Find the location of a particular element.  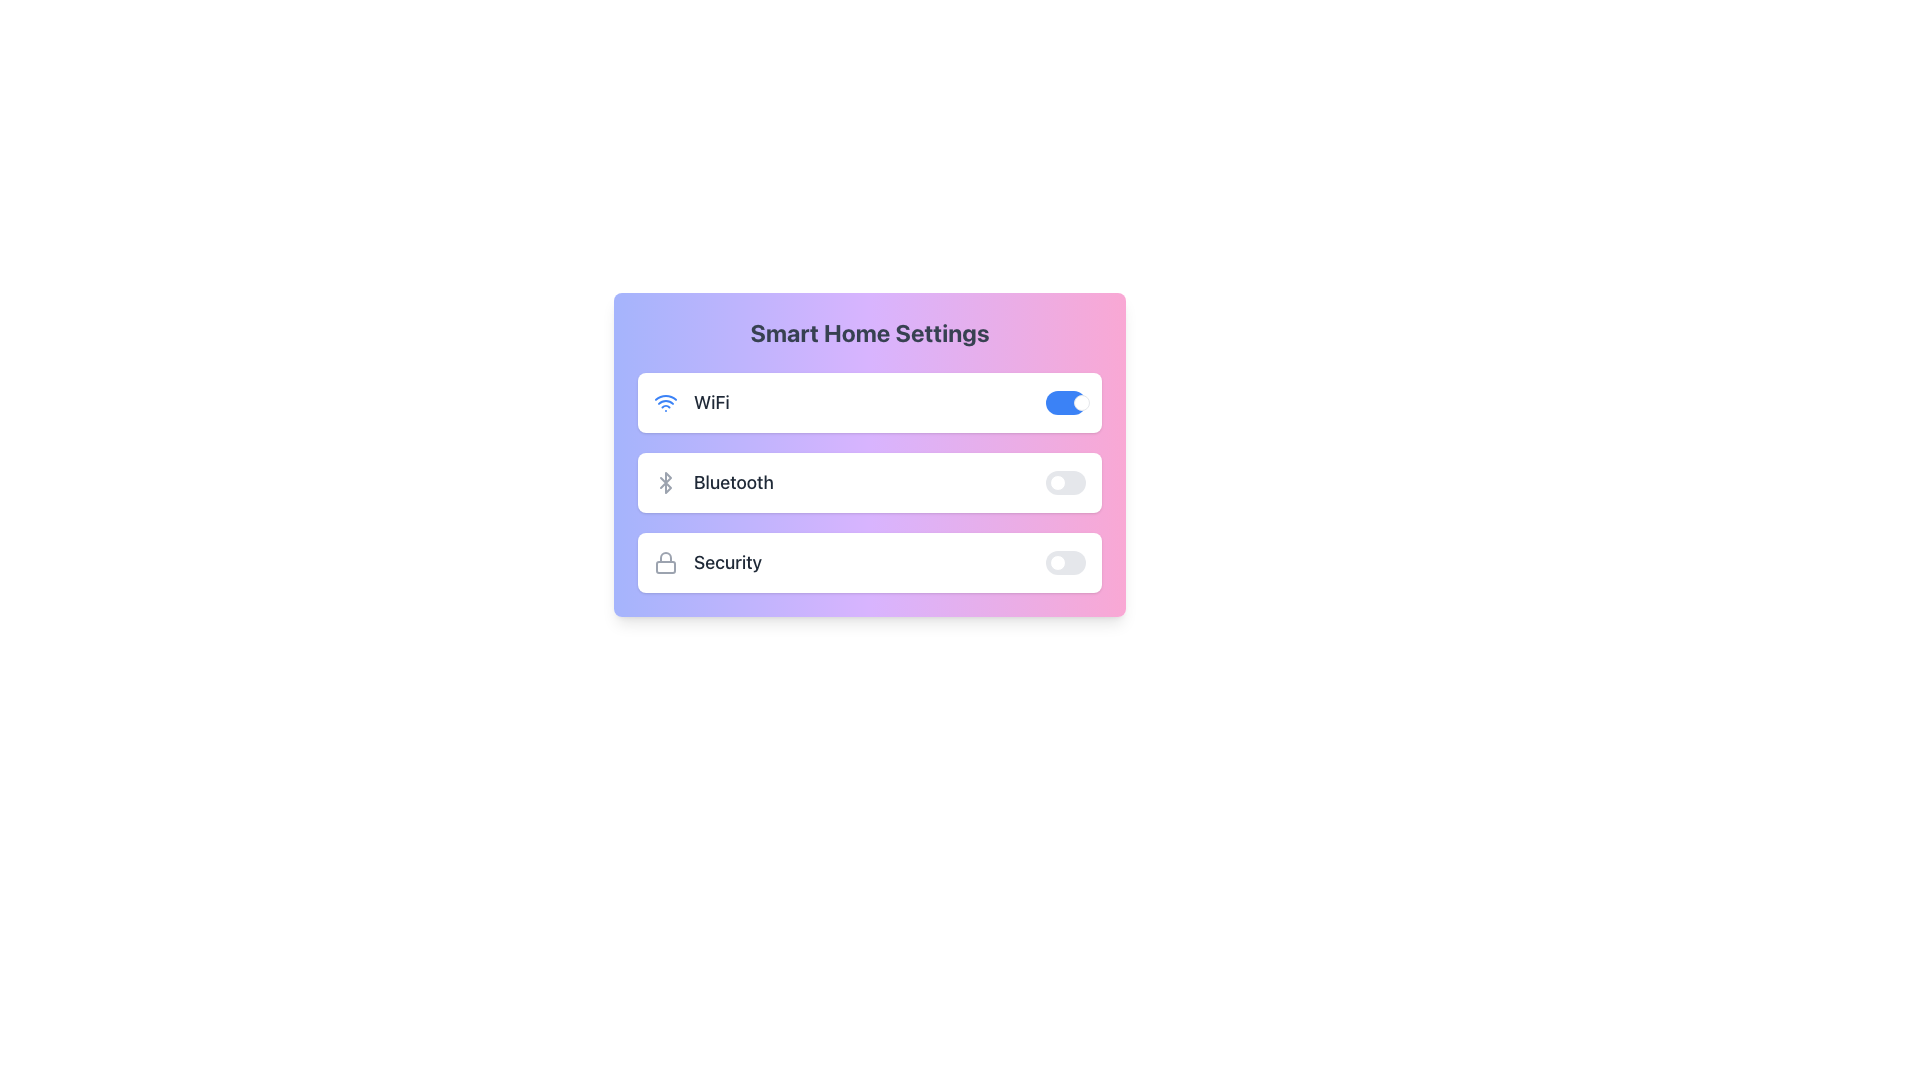

the toggle switch knob for the 'Bluetooth' entry in the 'Smart Home Settings' panel is located at coordinates (1056, 482).